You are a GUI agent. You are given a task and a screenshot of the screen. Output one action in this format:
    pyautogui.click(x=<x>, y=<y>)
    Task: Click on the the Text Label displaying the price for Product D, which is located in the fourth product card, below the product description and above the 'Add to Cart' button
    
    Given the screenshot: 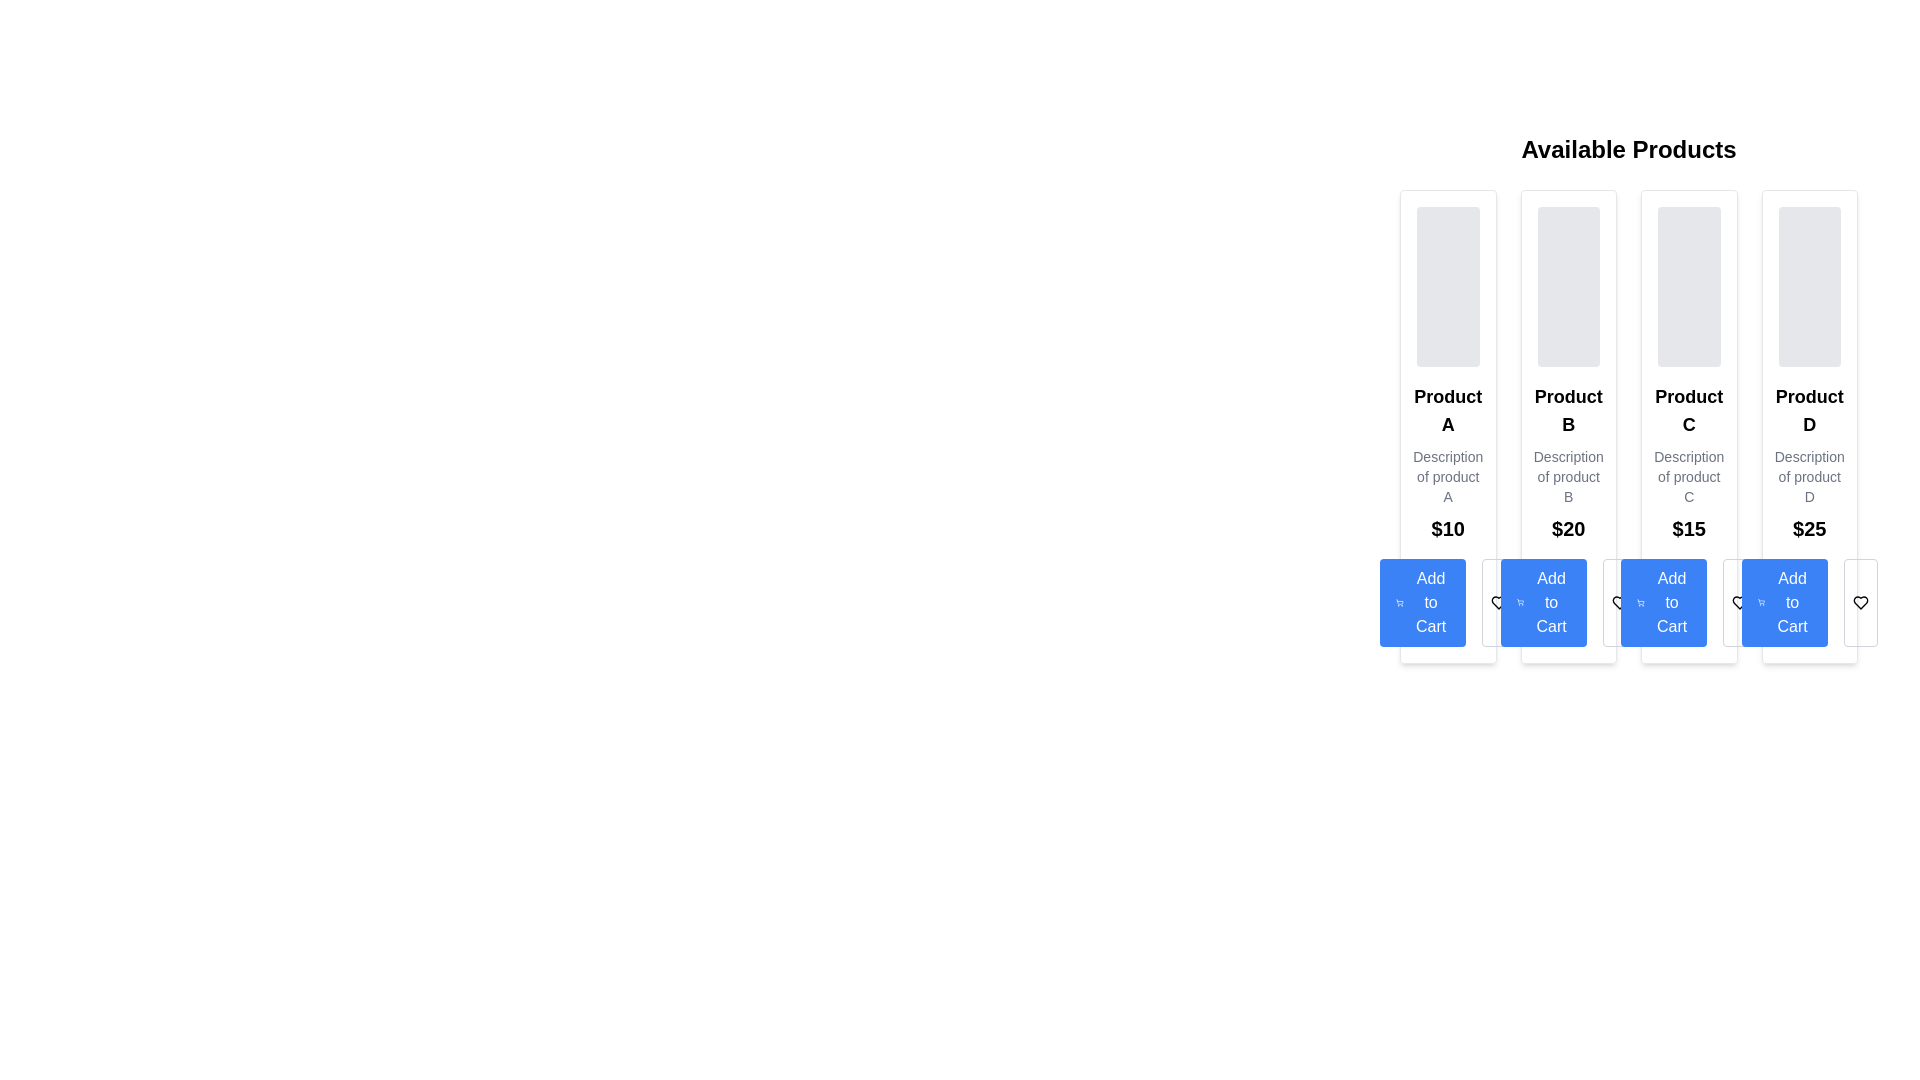 What is the action you would take?
    pyautogui.click(x=1809, y=527)
    